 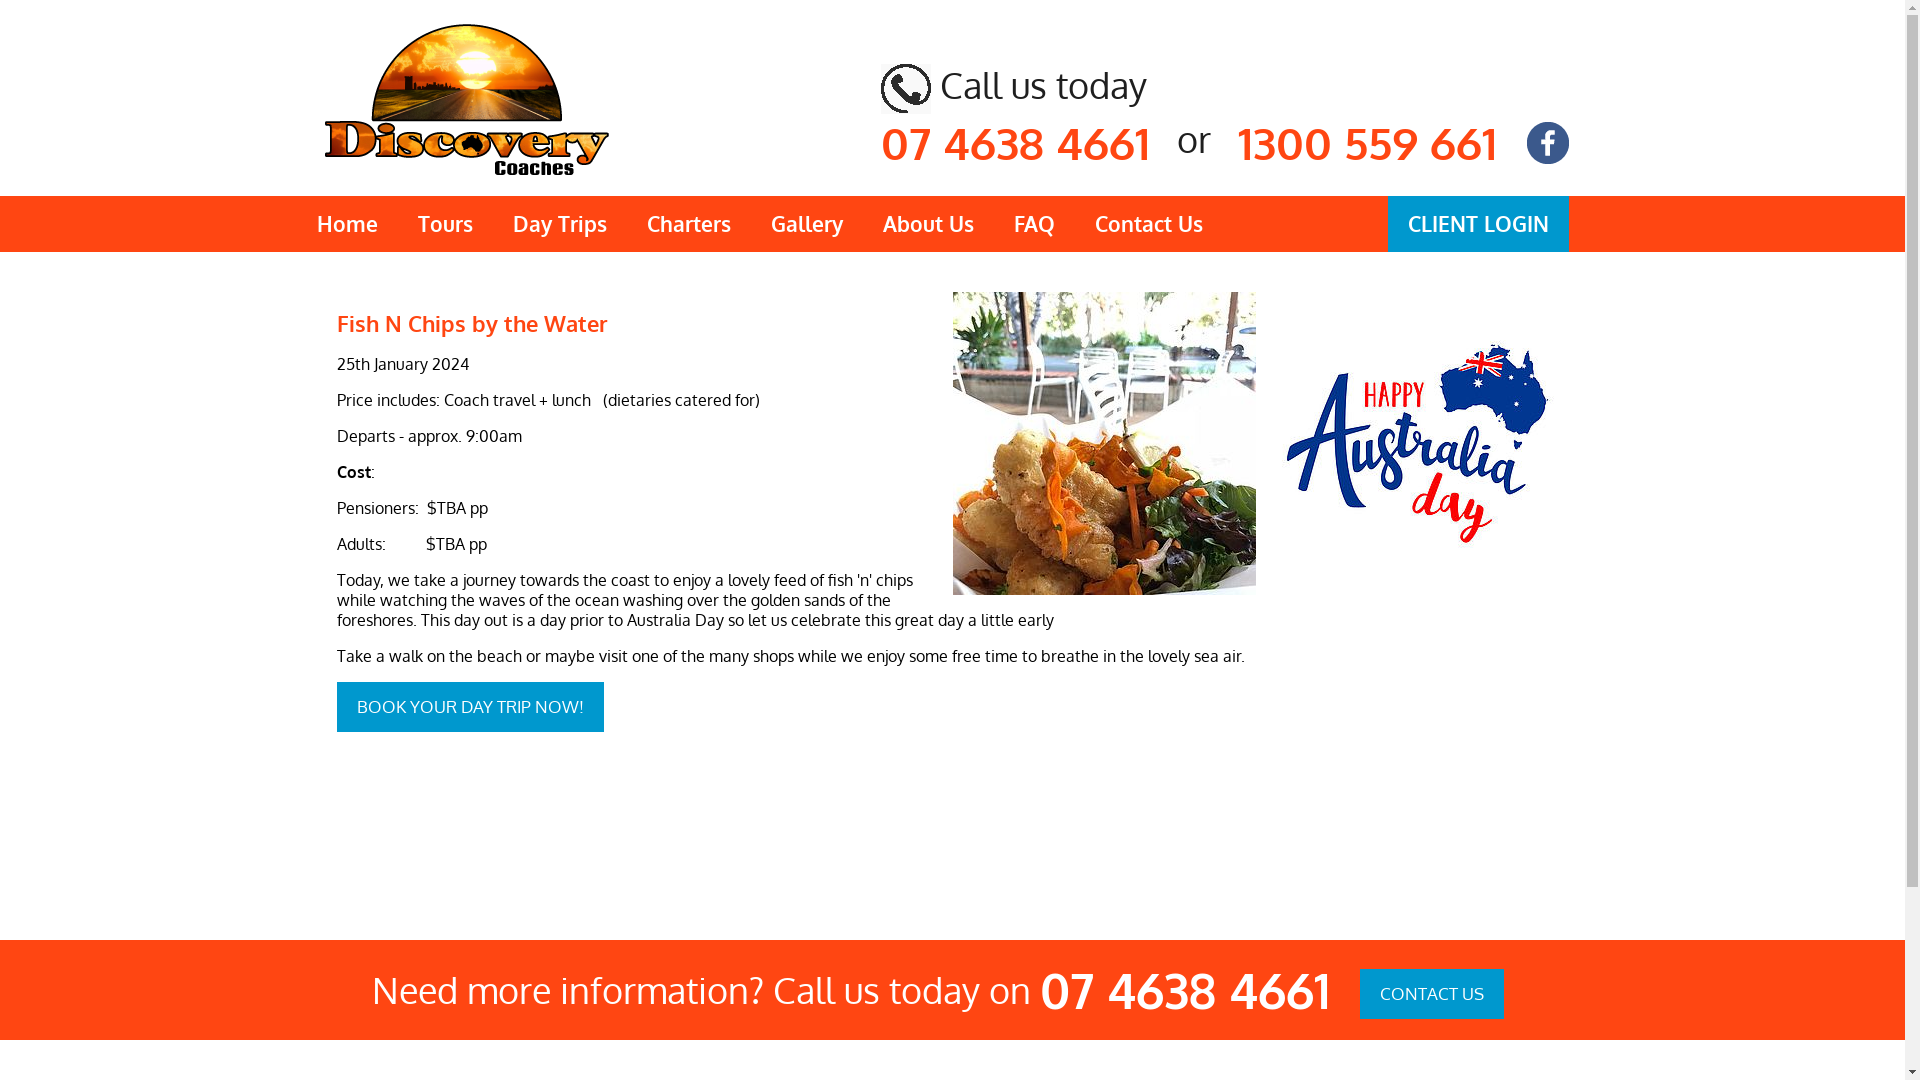 What do you see at coordinates (926, 223) in the screenshot?
I see `'About Us'` at bounding box center [926, 223].